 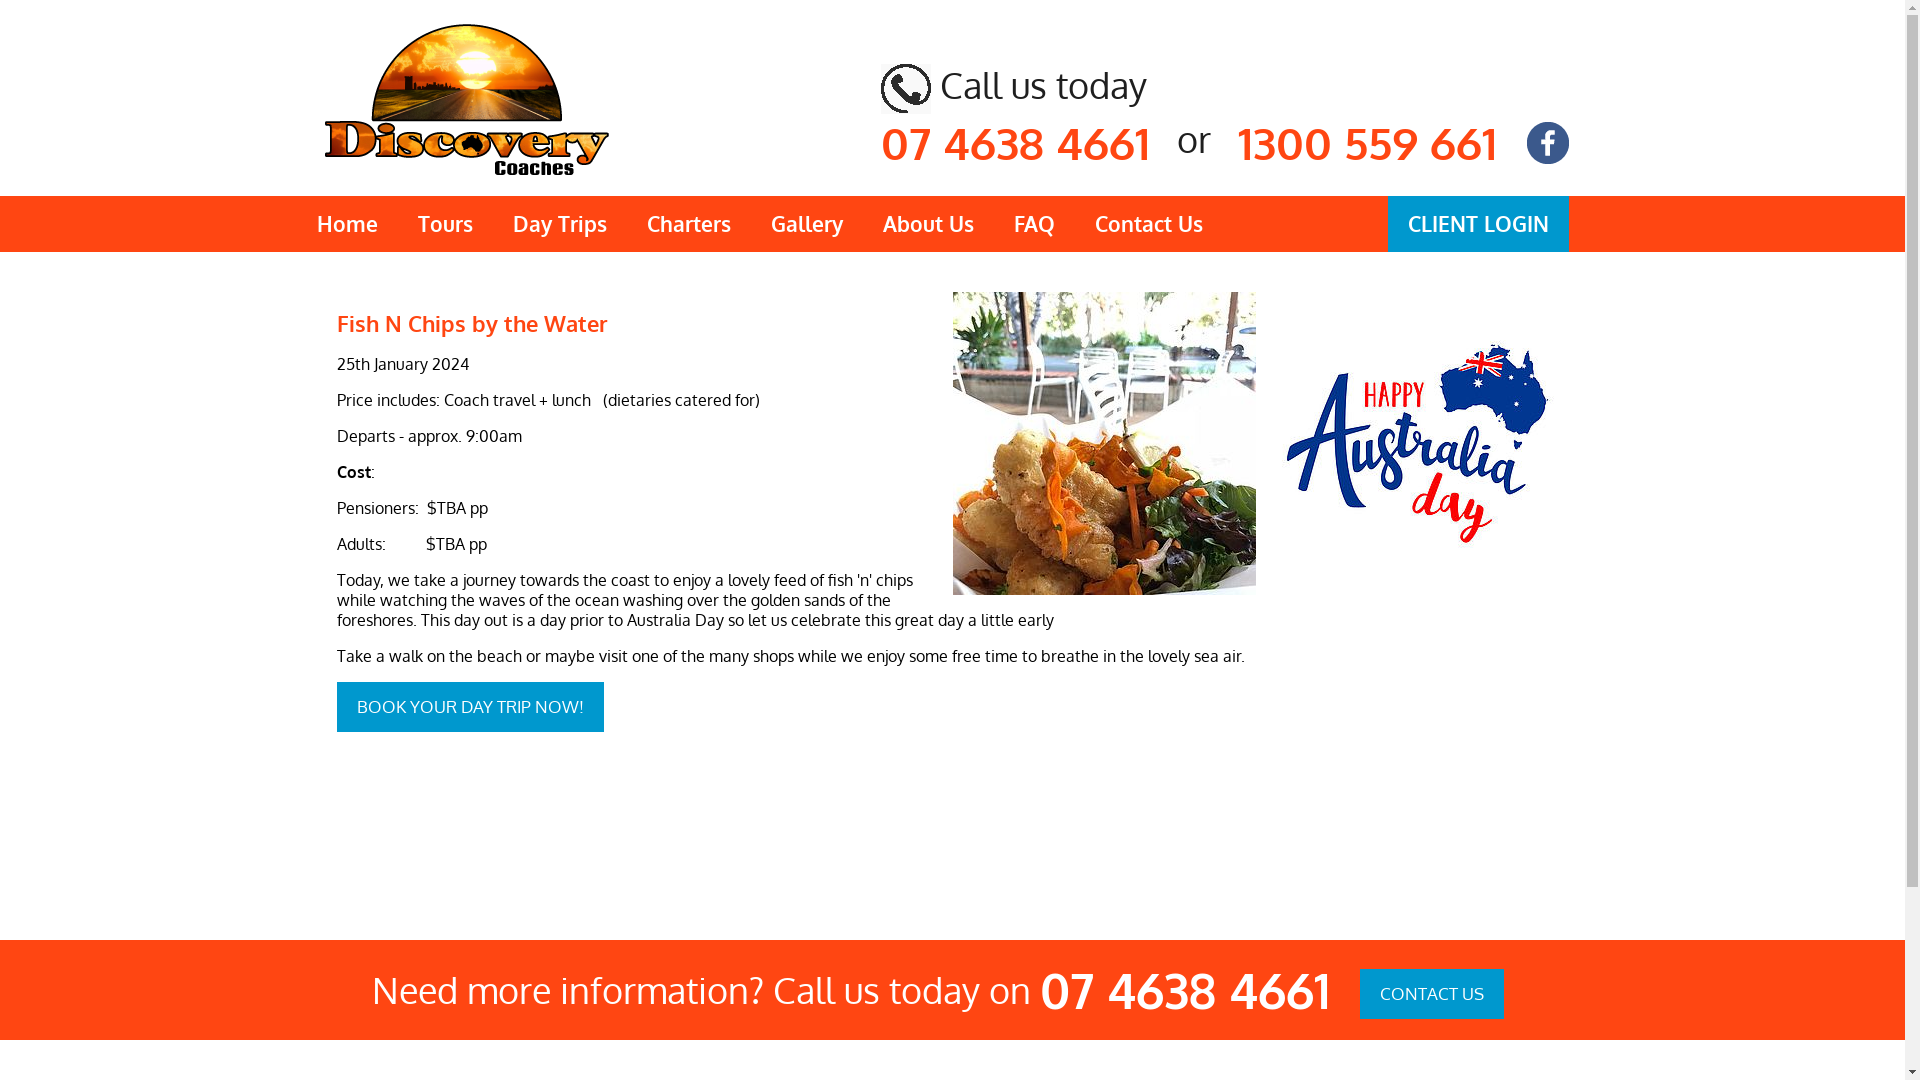 What do you see at coordinates (926, 223) in the screenshot?
I see `'About Us'` at bounding box center [926, 223].